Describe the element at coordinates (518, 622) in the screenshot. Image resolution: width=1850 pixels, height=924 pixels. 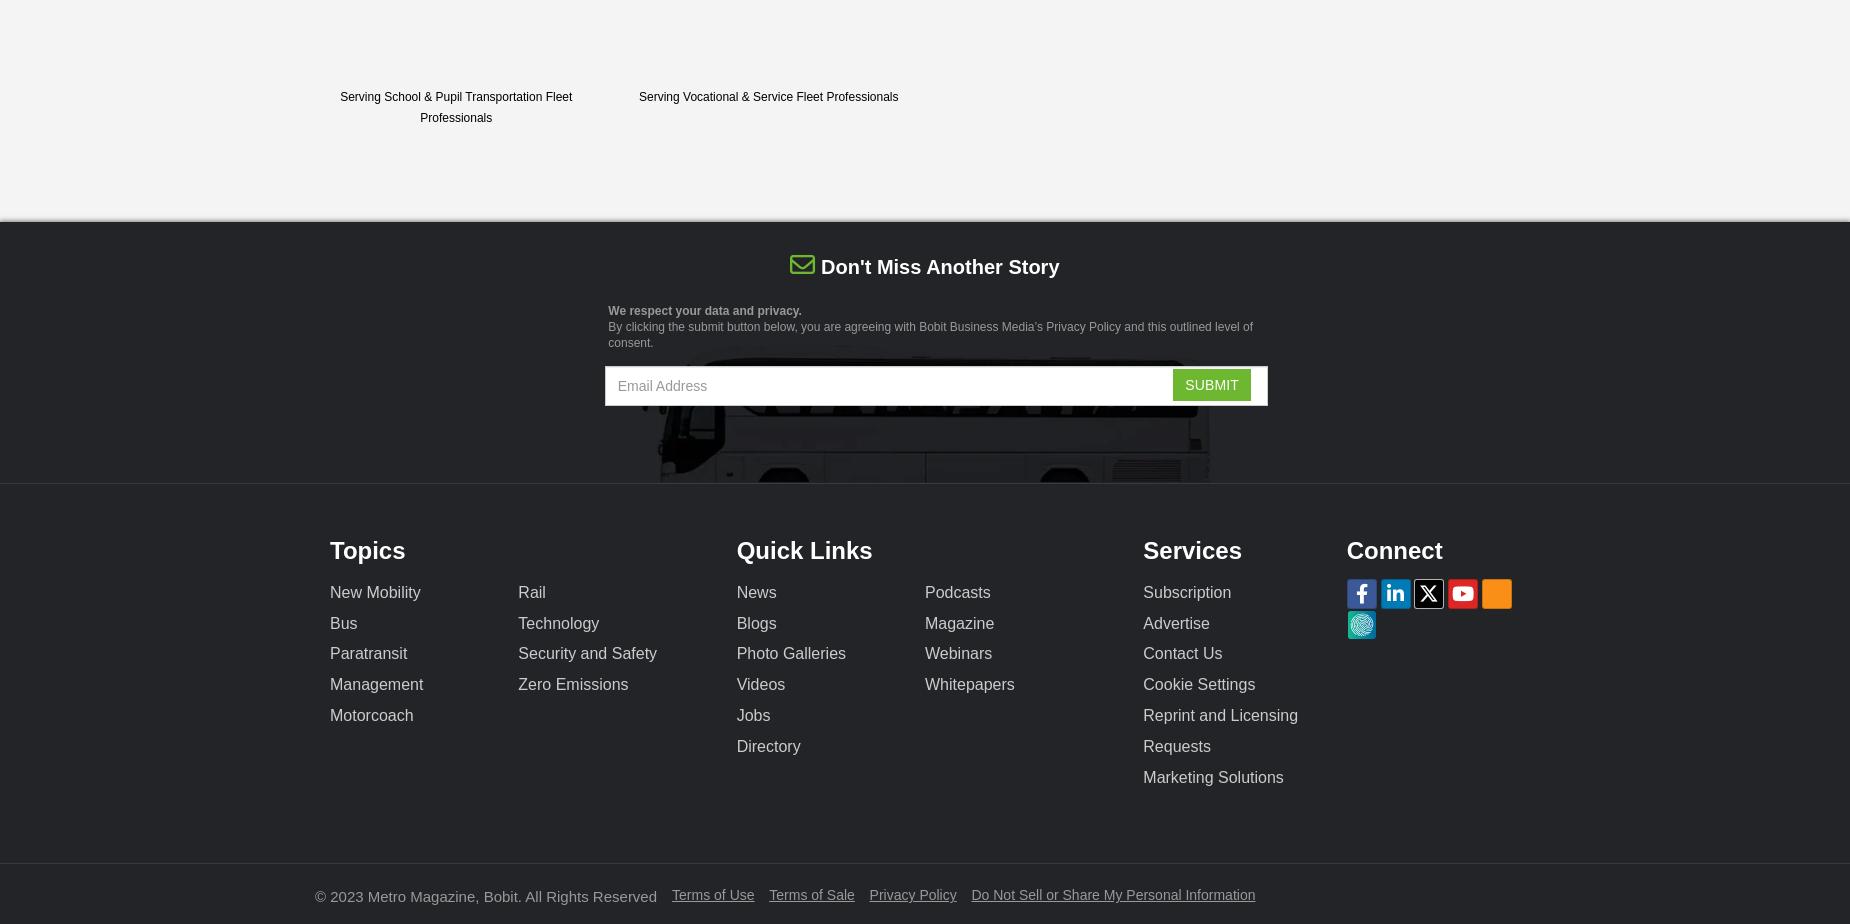
I see `'Technology'` at that location.